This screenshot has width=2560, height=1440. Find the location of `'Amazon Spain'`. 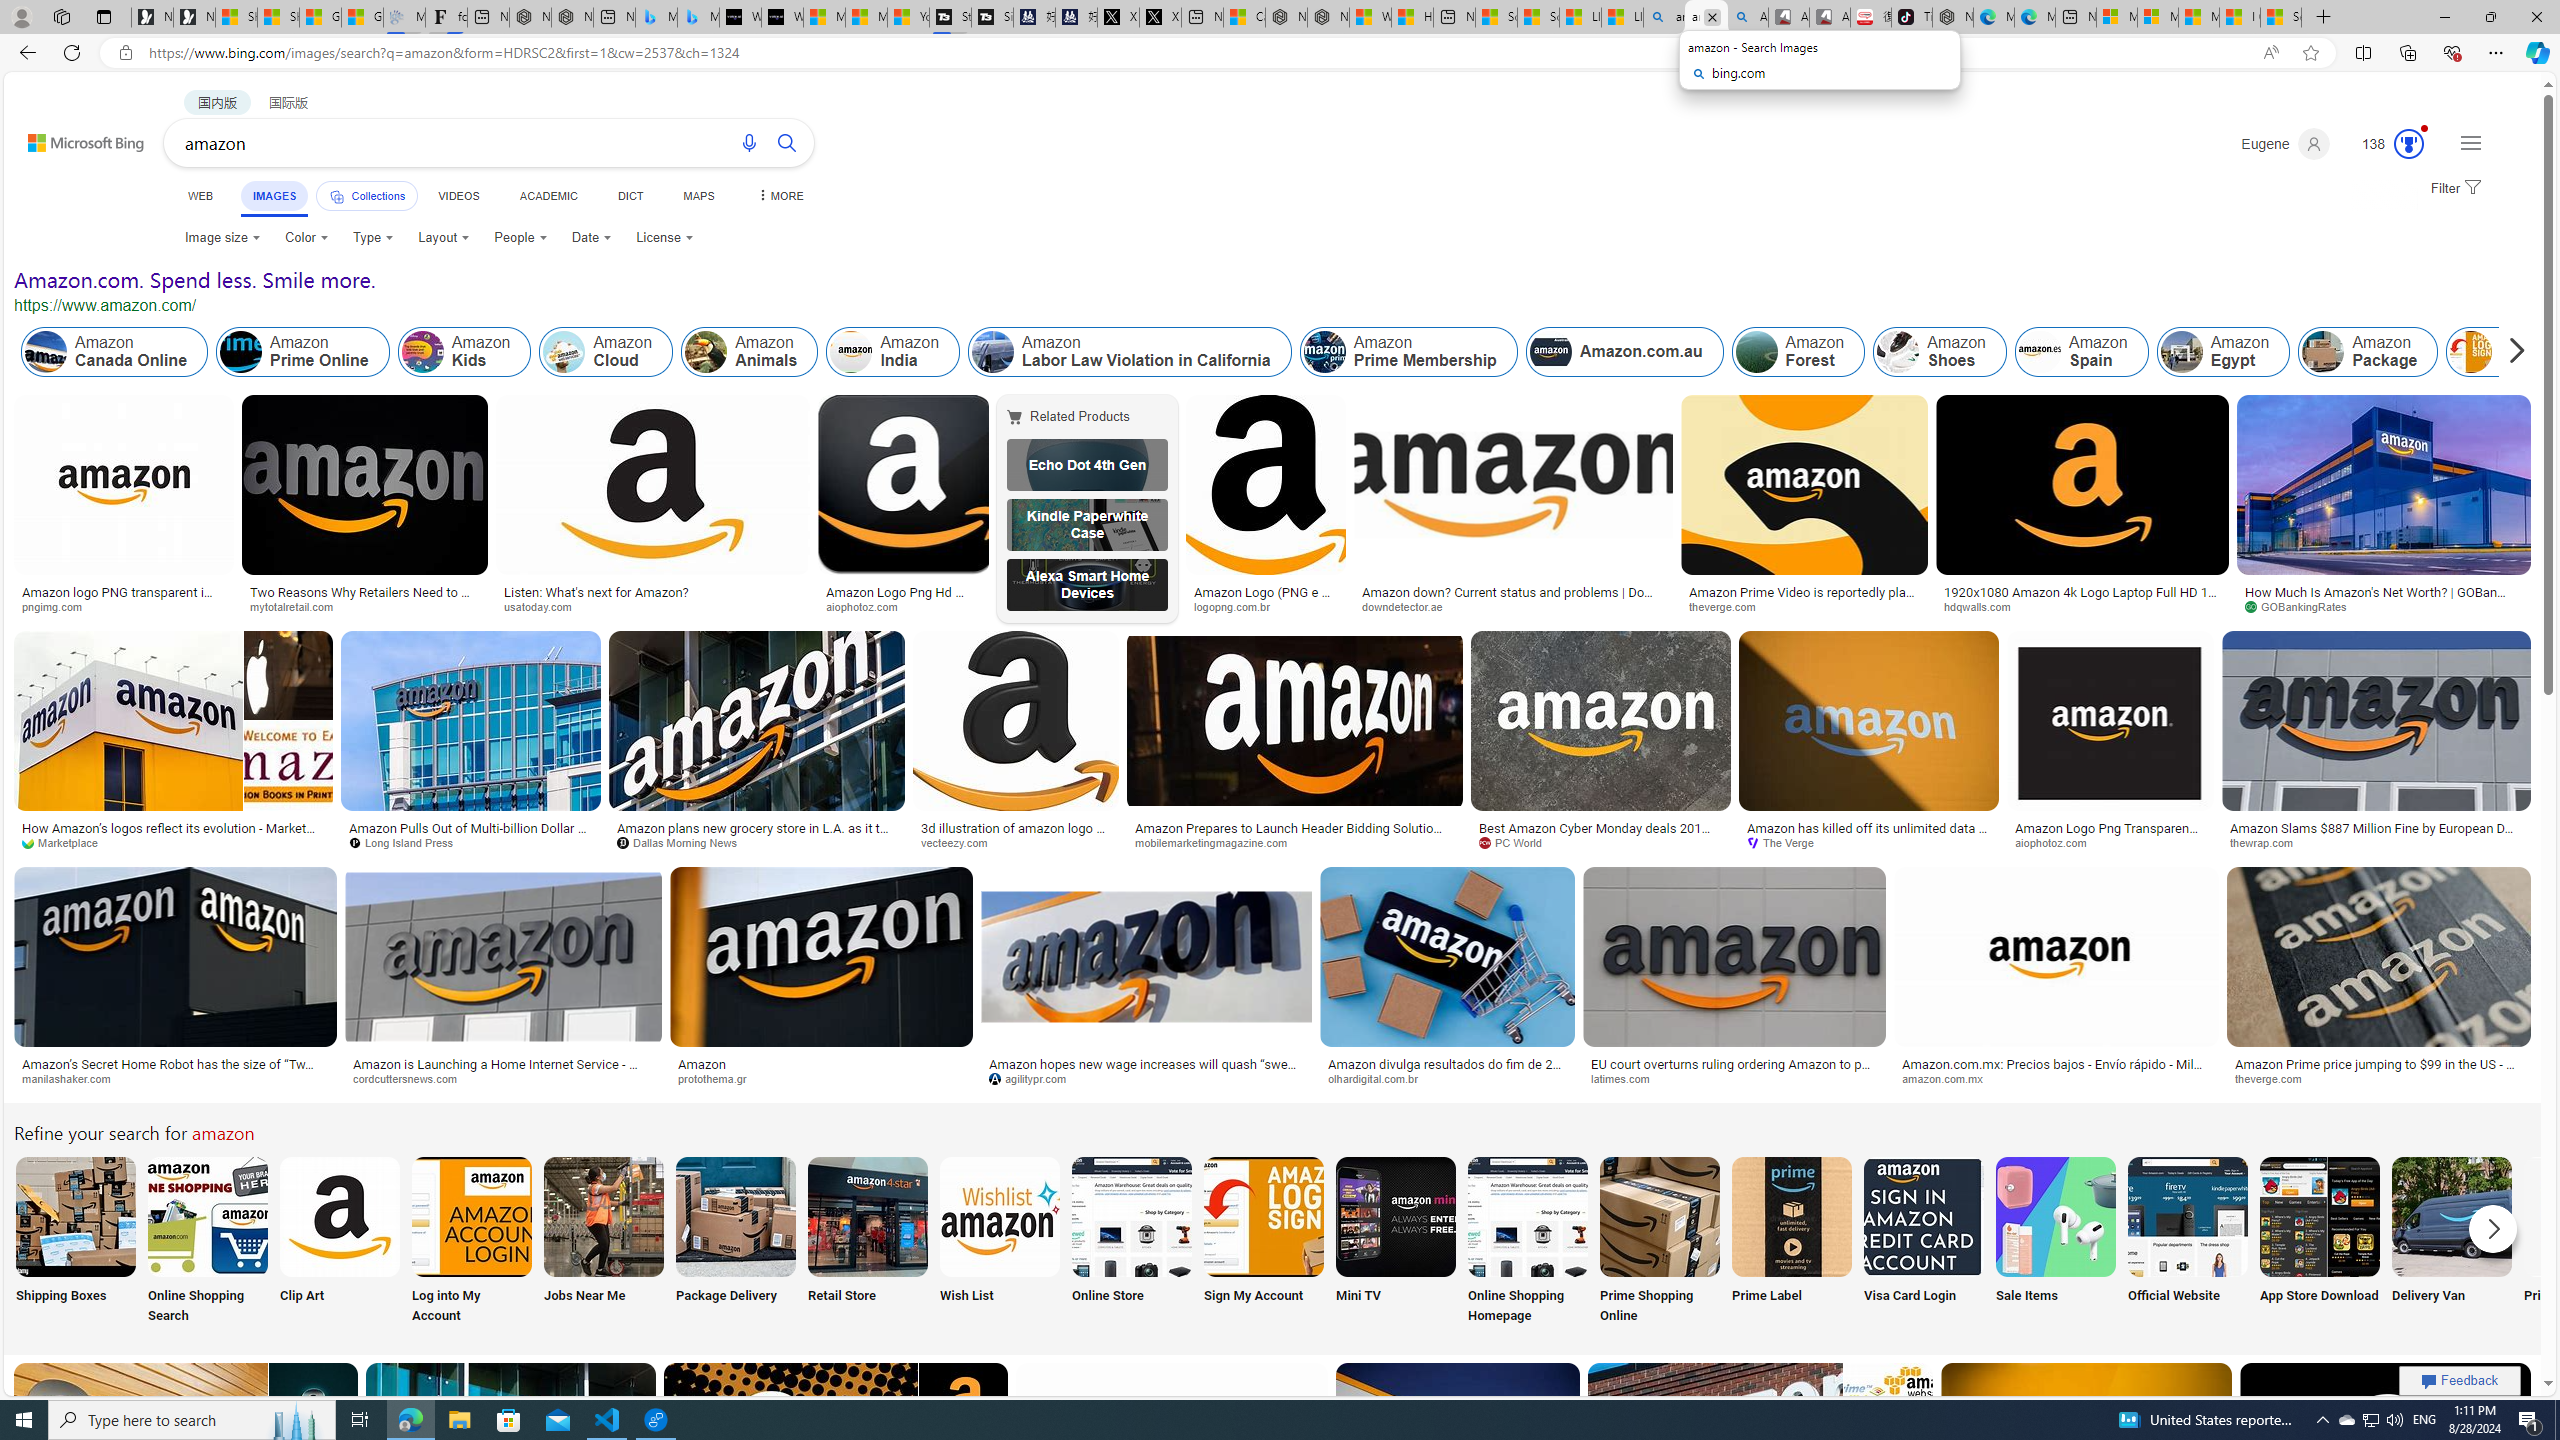

'Amazon Spain' is located at coordinates (2080, 352).